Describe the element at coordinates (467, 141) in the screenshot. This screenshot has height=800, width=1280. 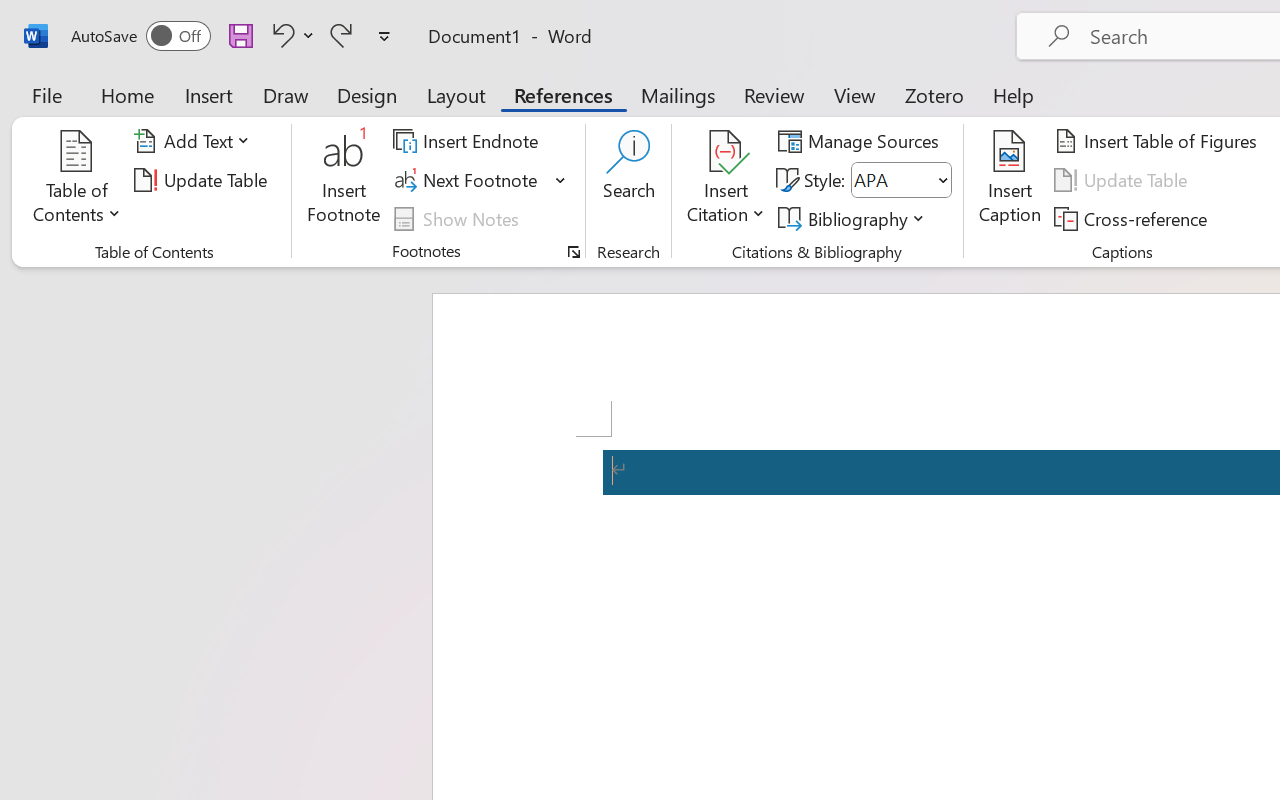
I see `'Insert Endnote'` at that location.